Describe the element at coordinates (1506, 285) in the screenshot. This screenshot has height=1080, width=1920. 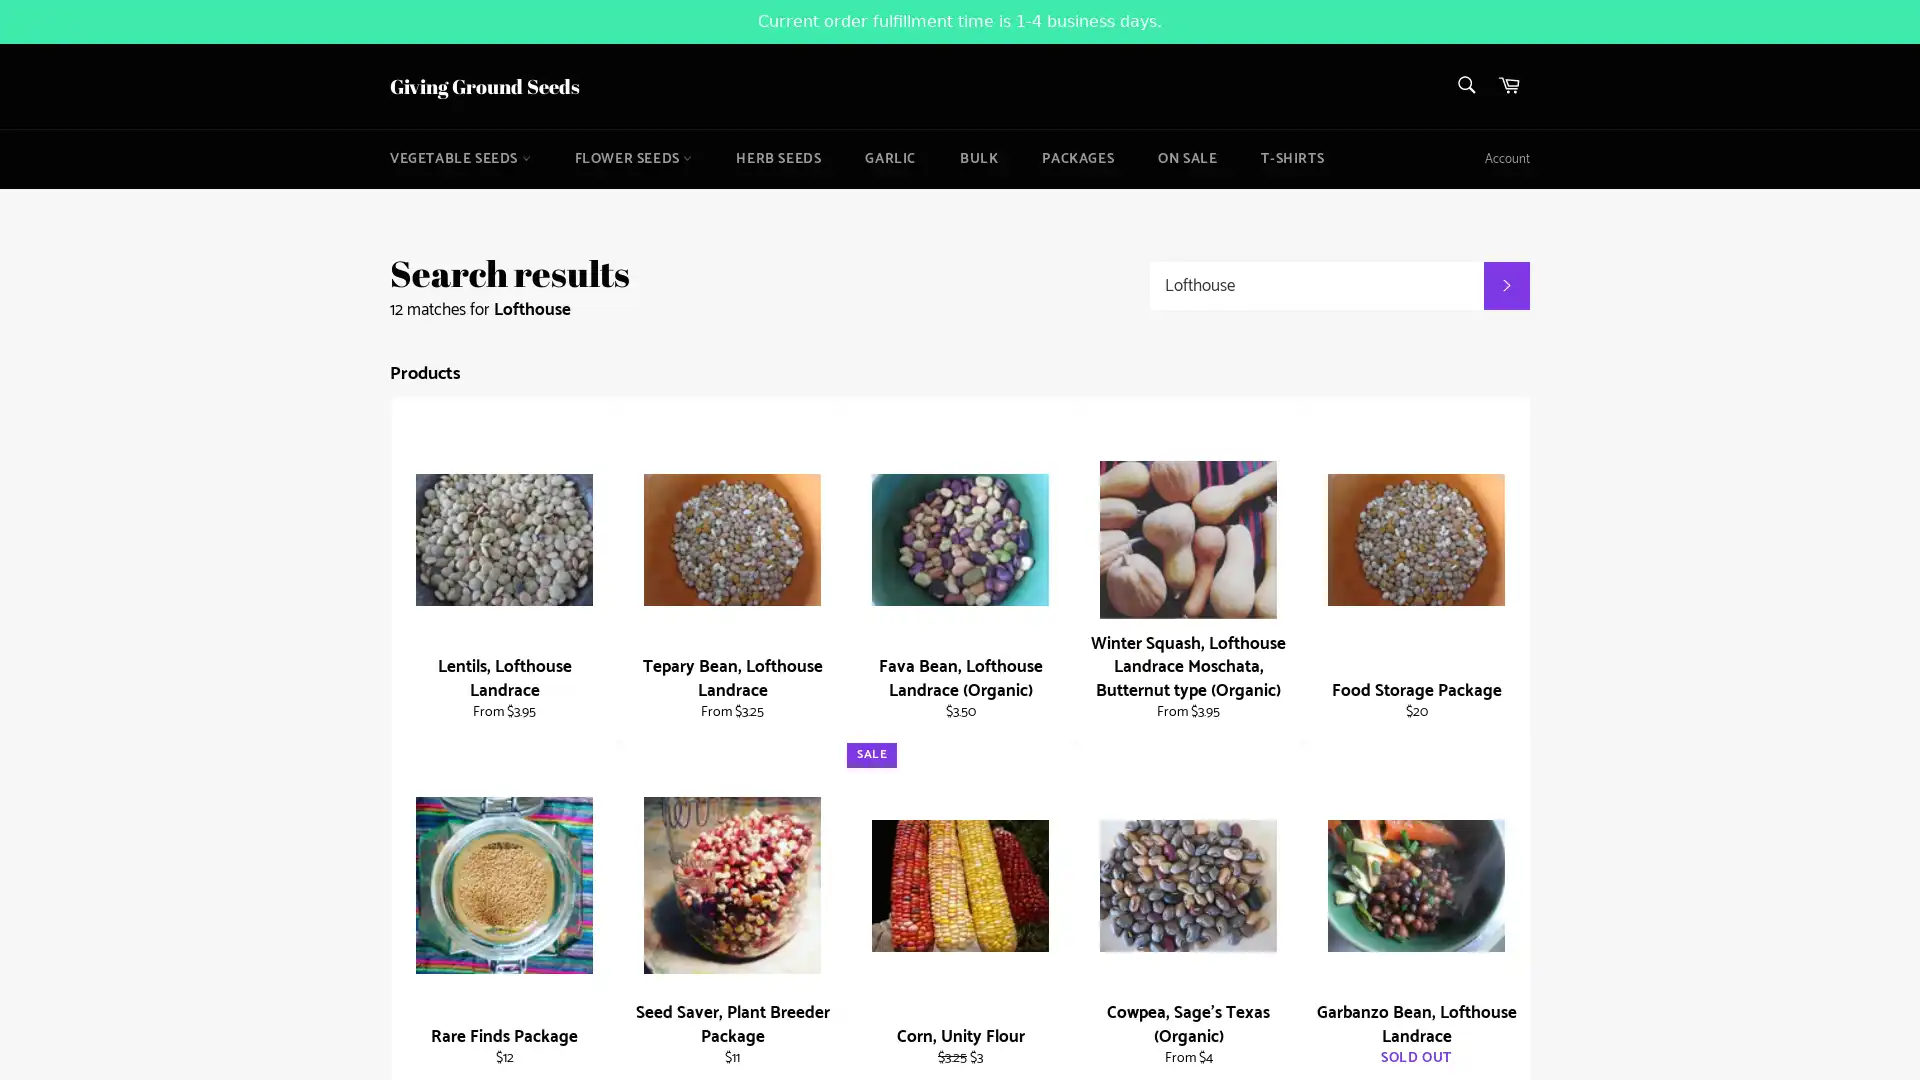
I see `SEARCH` at that location.